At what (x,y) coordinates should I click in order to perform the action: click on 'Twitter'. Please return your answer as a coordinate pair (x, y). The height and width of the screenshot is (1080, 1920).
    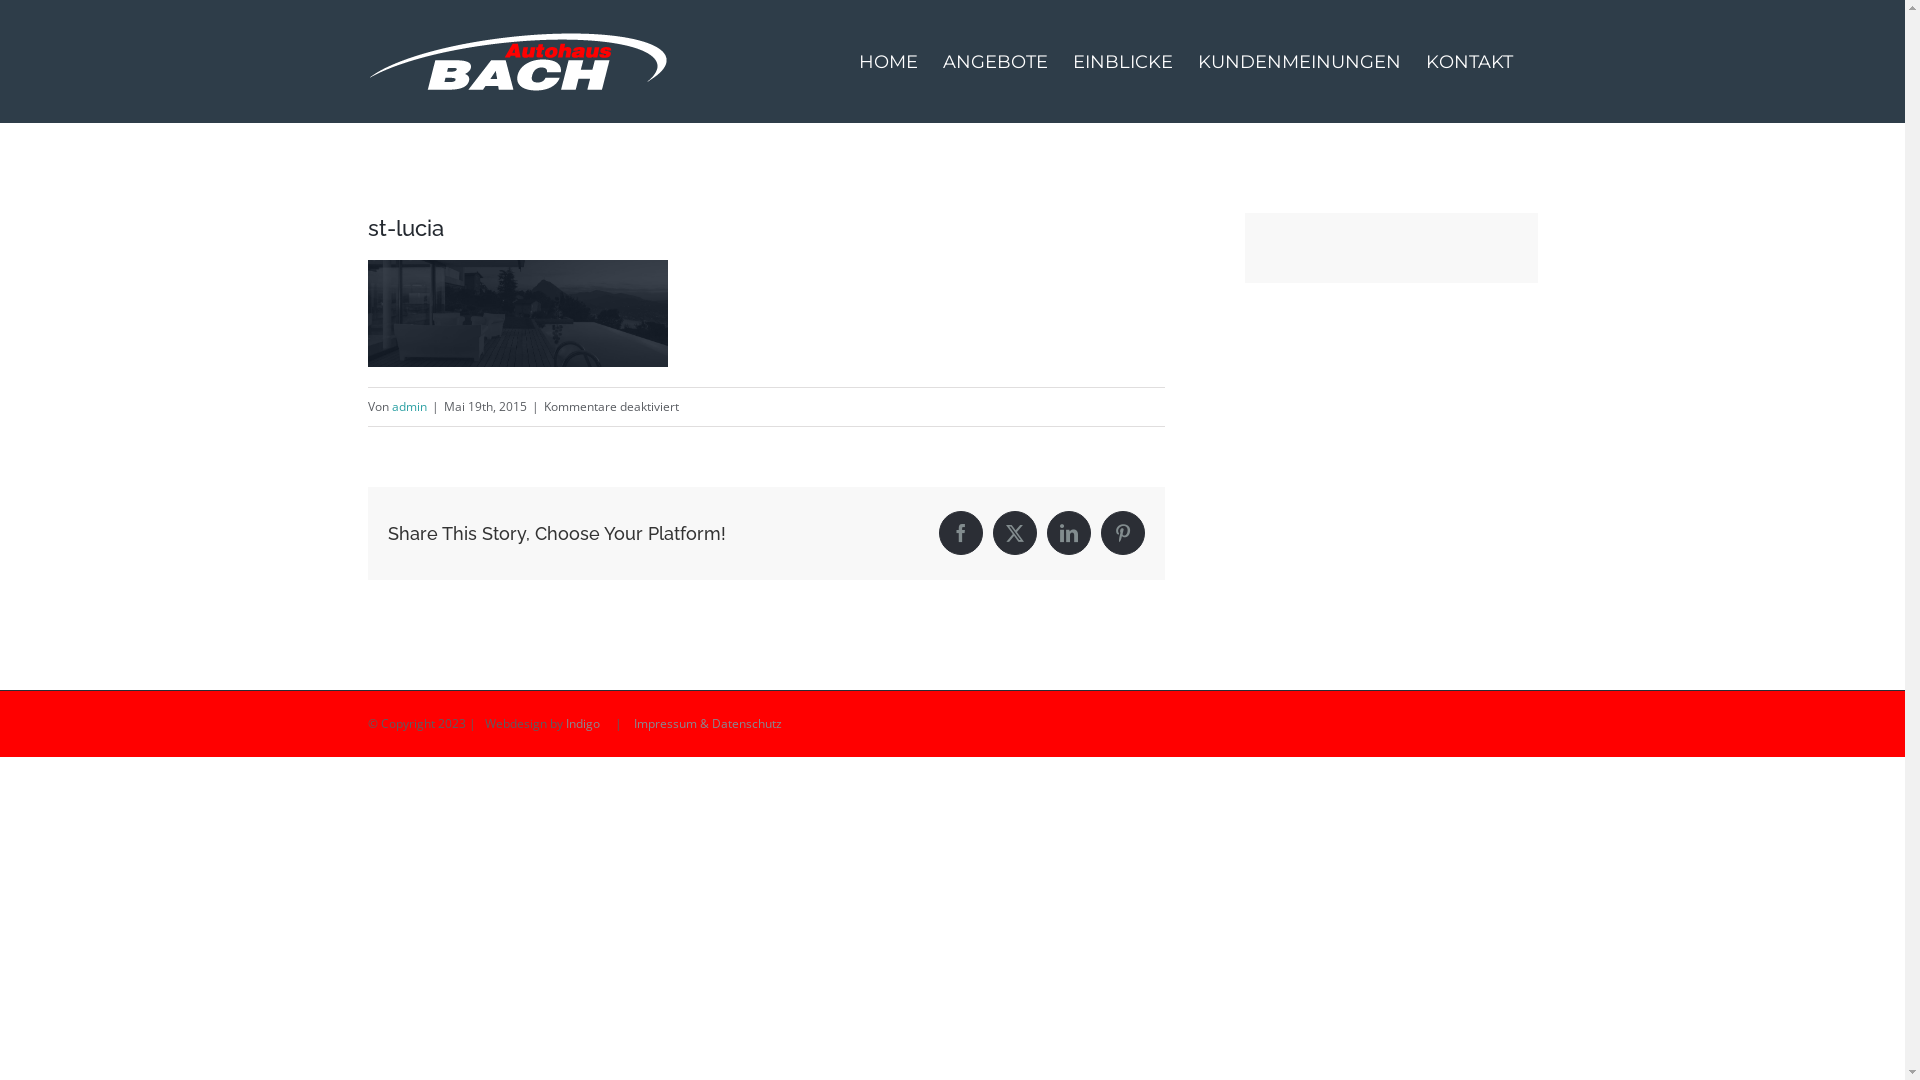
    Looking at the image, I should click on (1014, 531).